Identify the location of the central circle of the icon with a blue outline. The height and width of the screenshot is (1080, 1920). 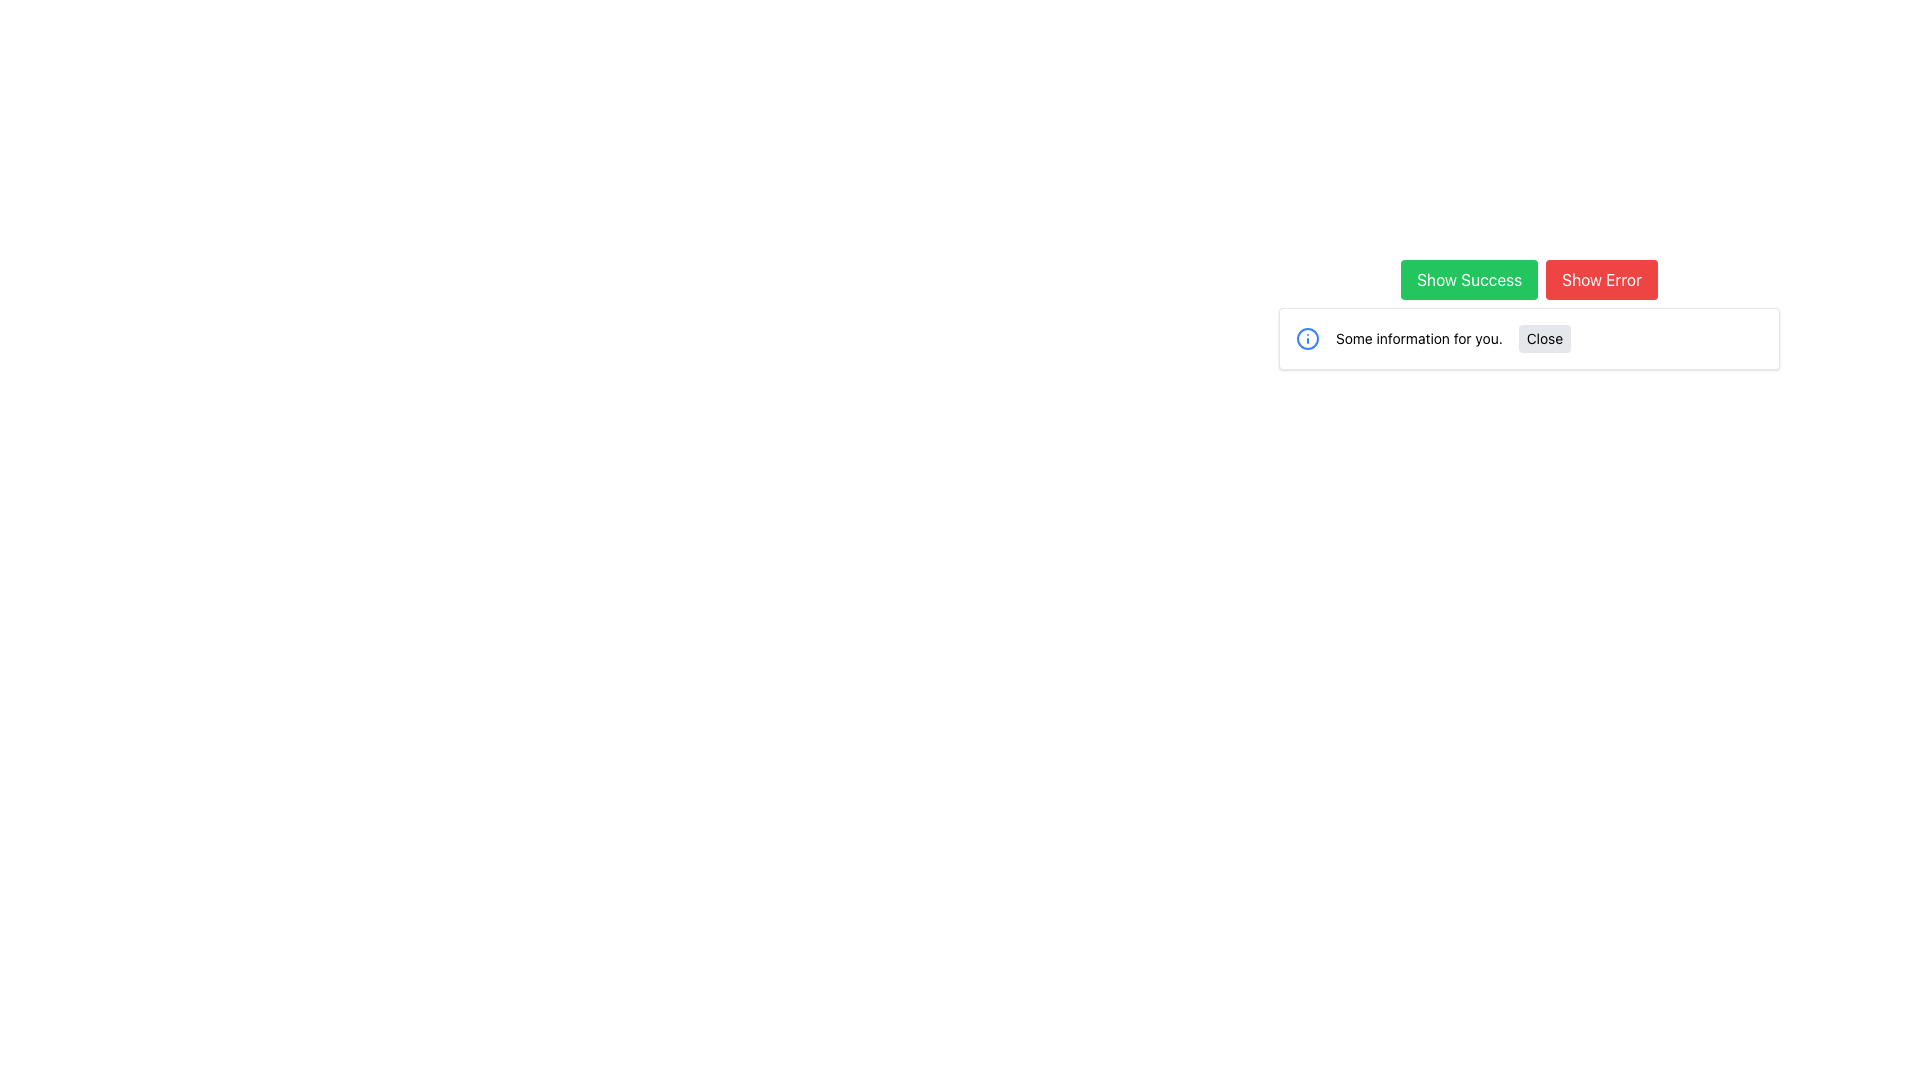
(1308, 338).